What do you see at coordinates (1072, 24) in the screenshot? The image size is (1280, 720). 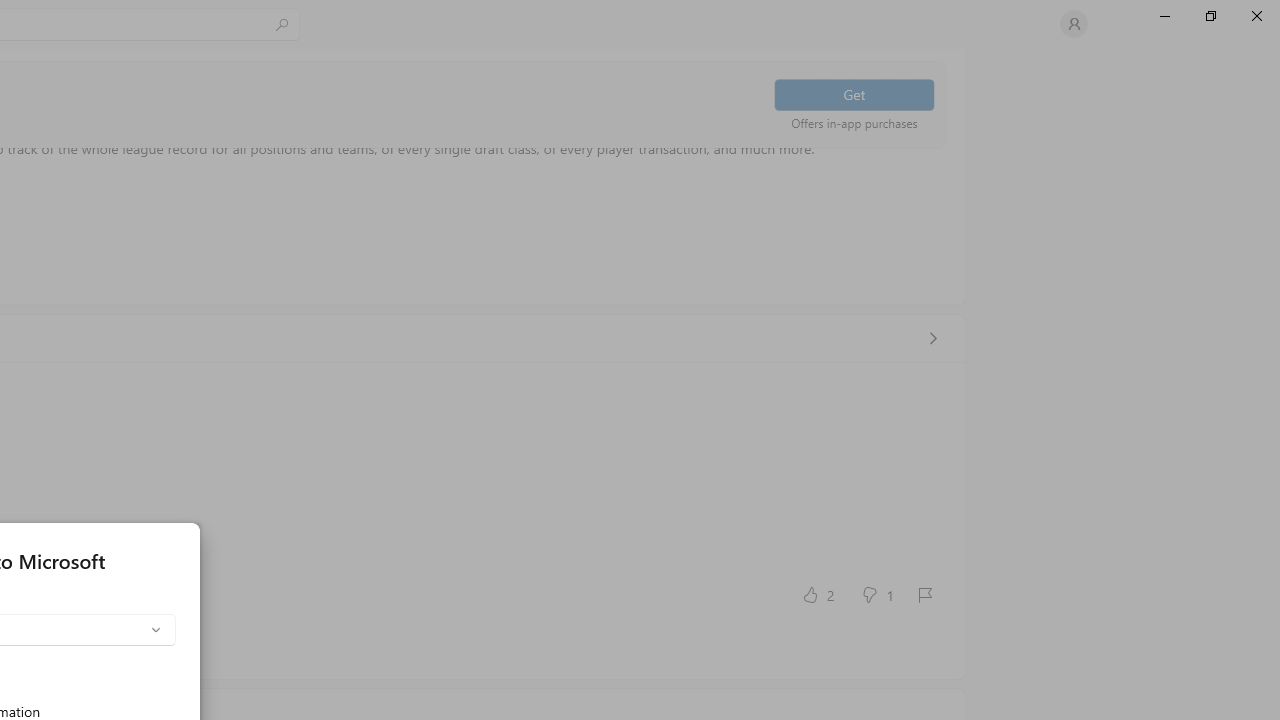 I see `'User profile'` at bounding box center [1072, 24].